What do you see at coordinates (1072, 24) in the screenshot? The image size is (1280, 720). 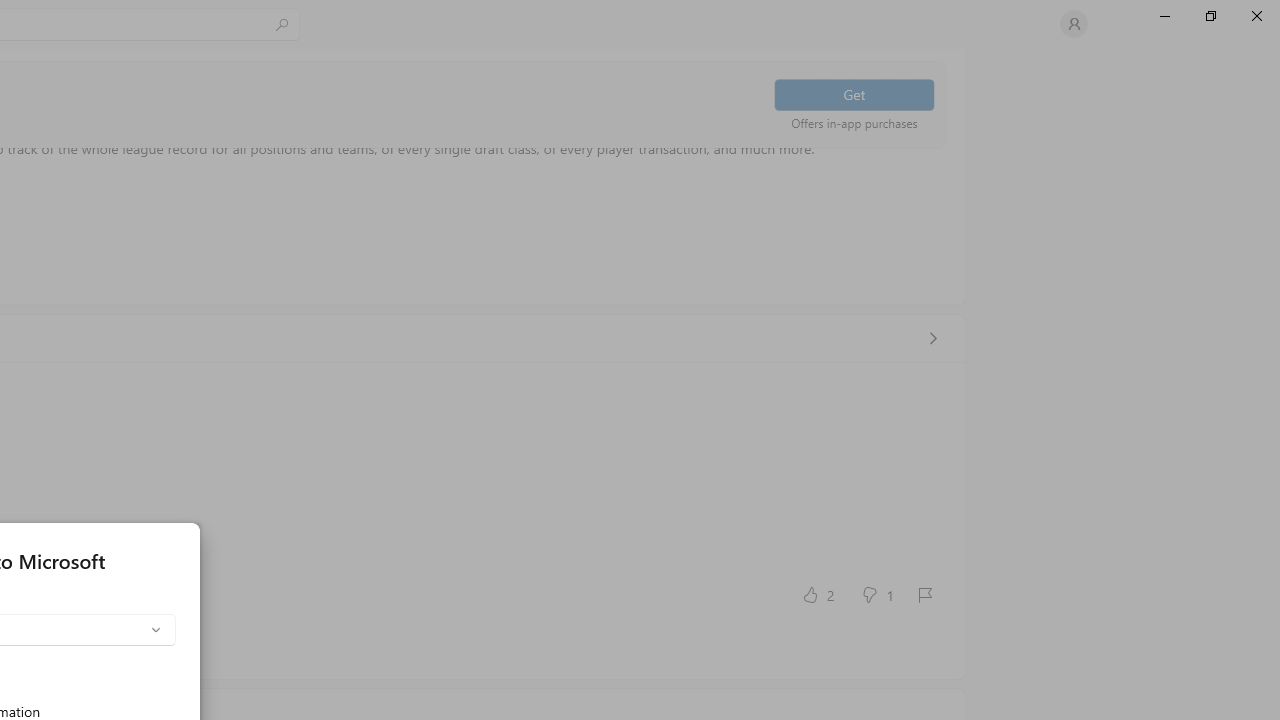 I see `'User profile'` at bounding box center [1072, 24].